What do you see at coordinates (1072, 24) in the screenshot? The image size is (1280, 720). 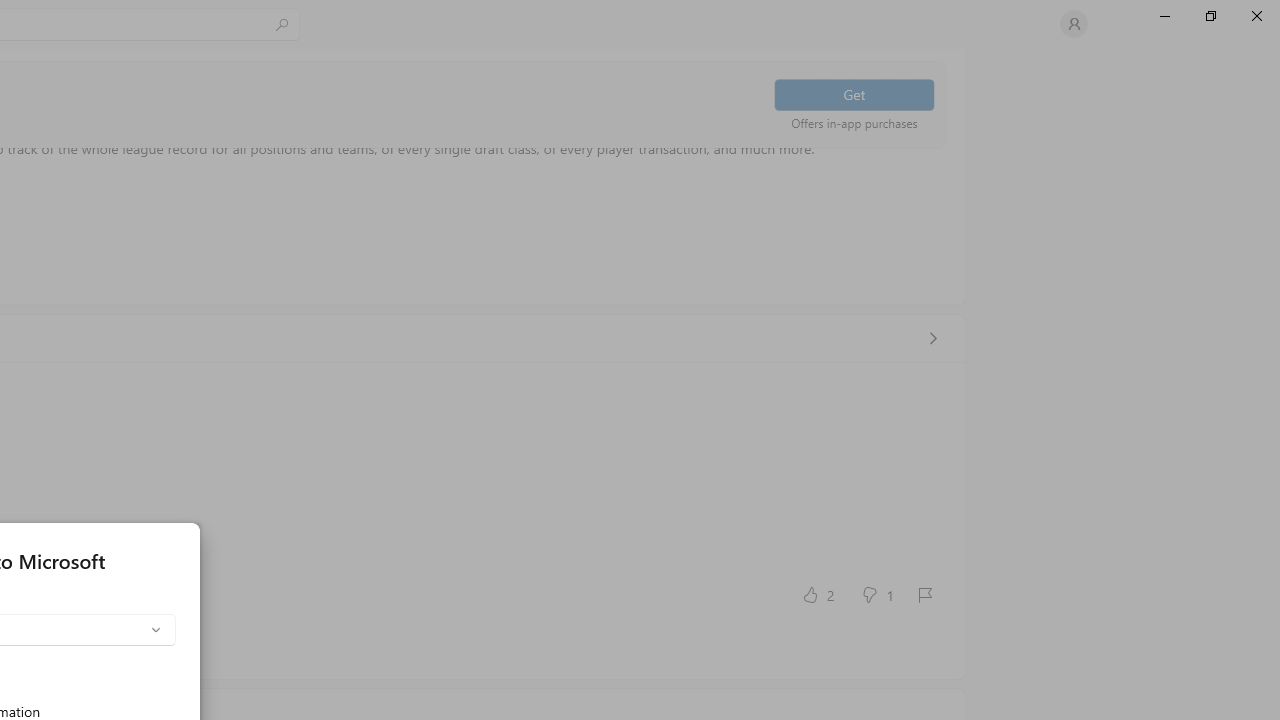 I see `'User profile'` at bounding box center [1072, 24].